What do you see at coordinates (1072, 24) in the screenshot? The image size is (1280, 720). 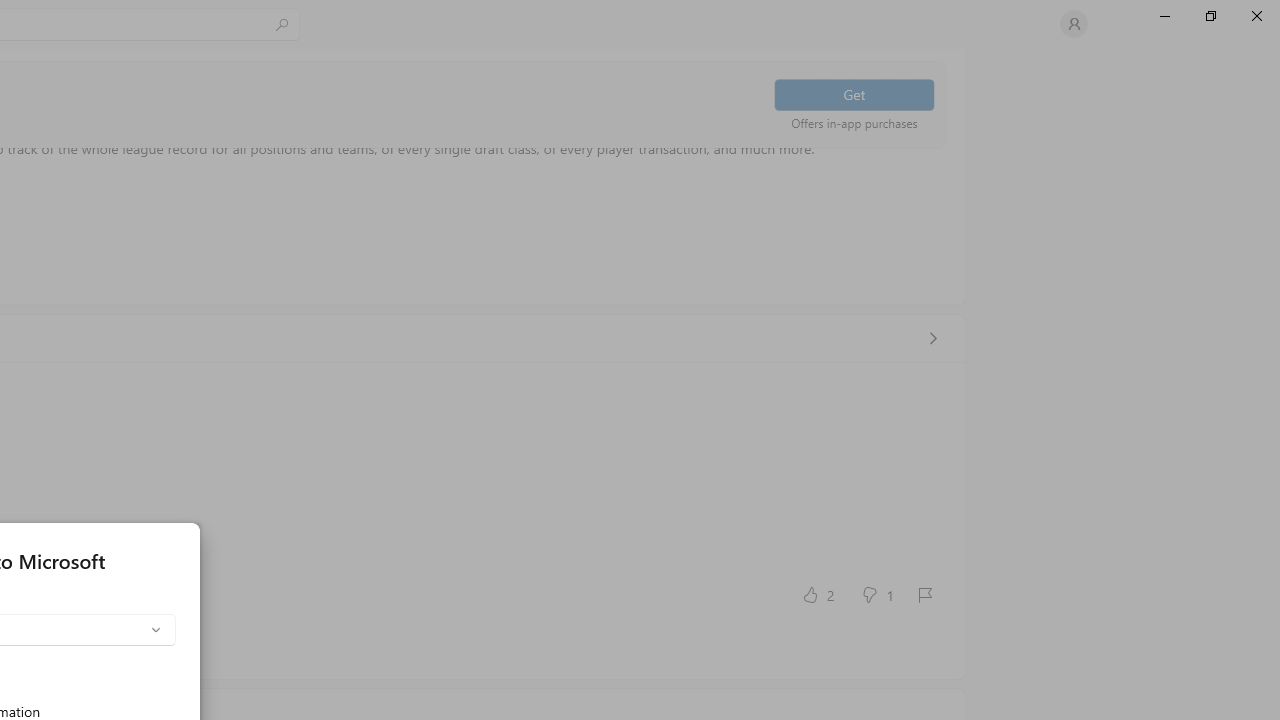 I see `'User profile'` at bounding box center [1072, 24].